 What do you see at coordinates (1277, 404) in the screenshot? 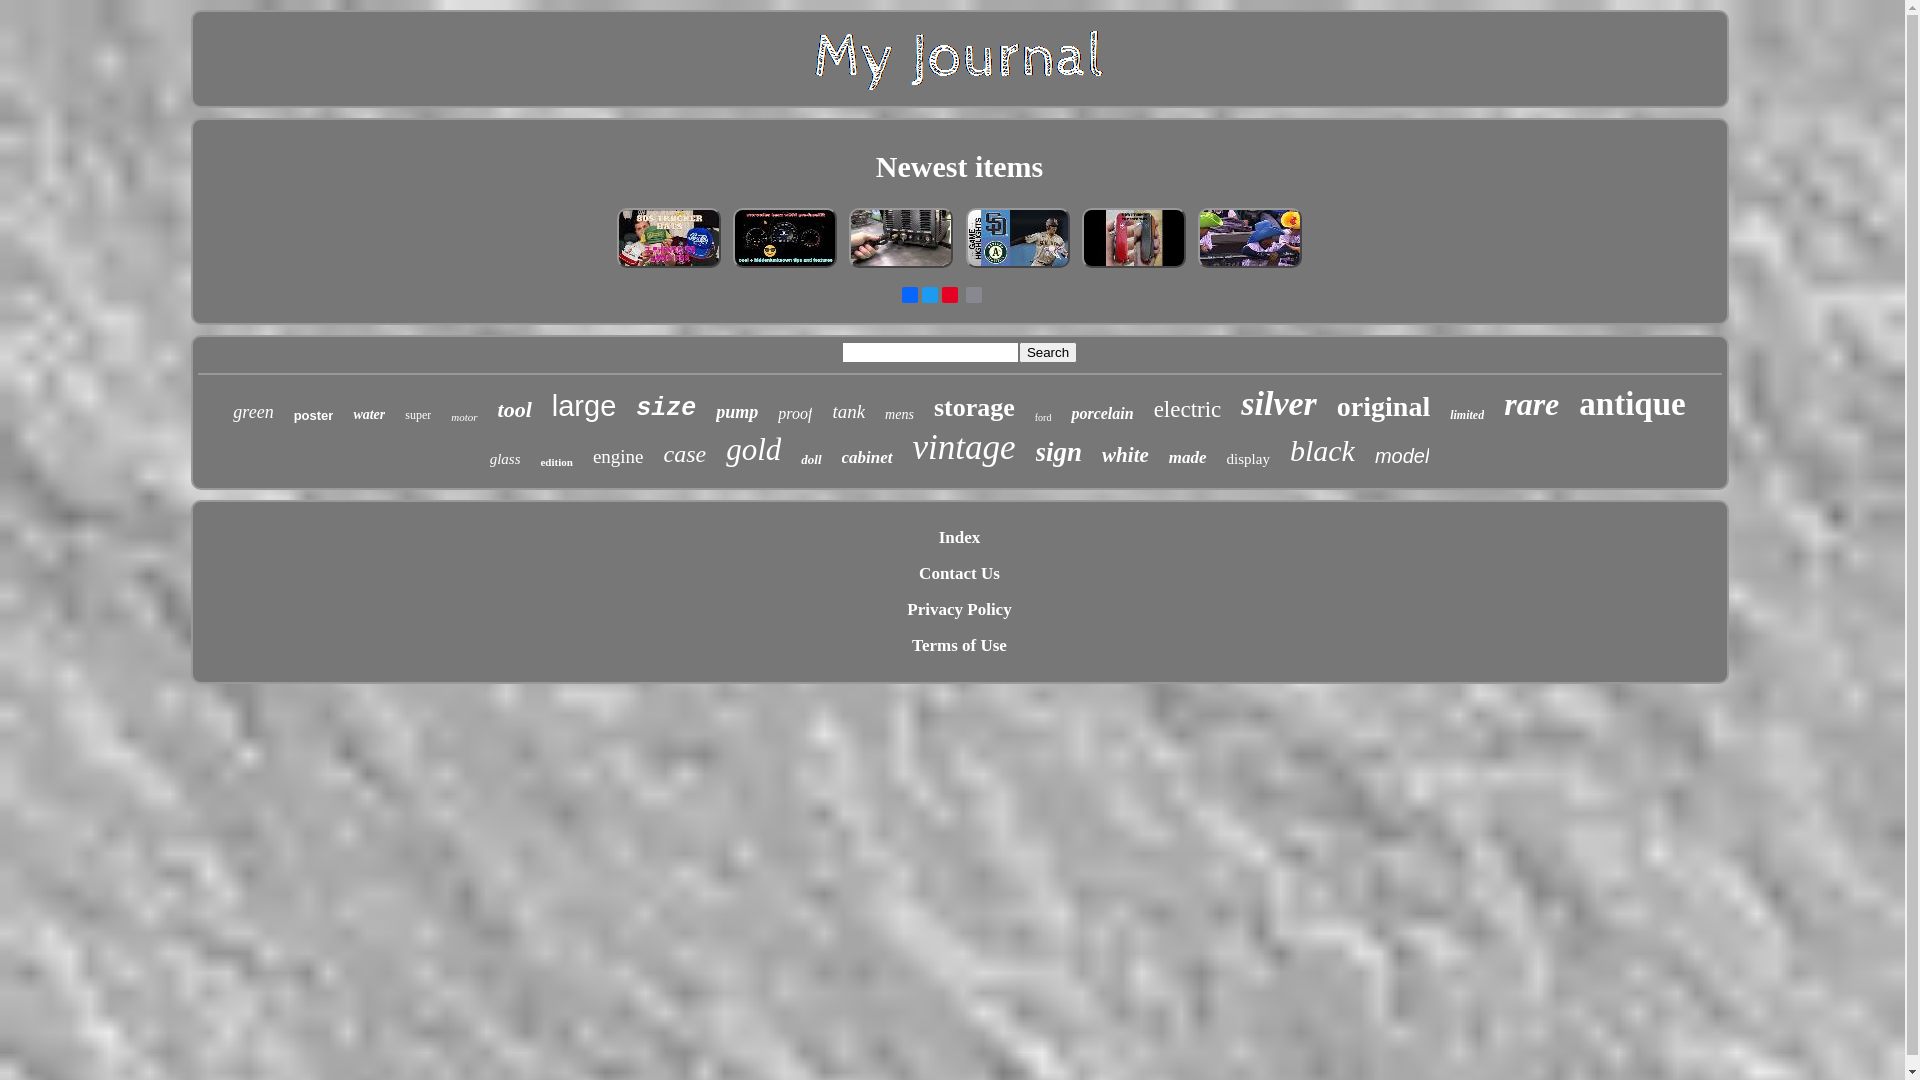
I see `'silver'` at bounding box center [1277, 404].